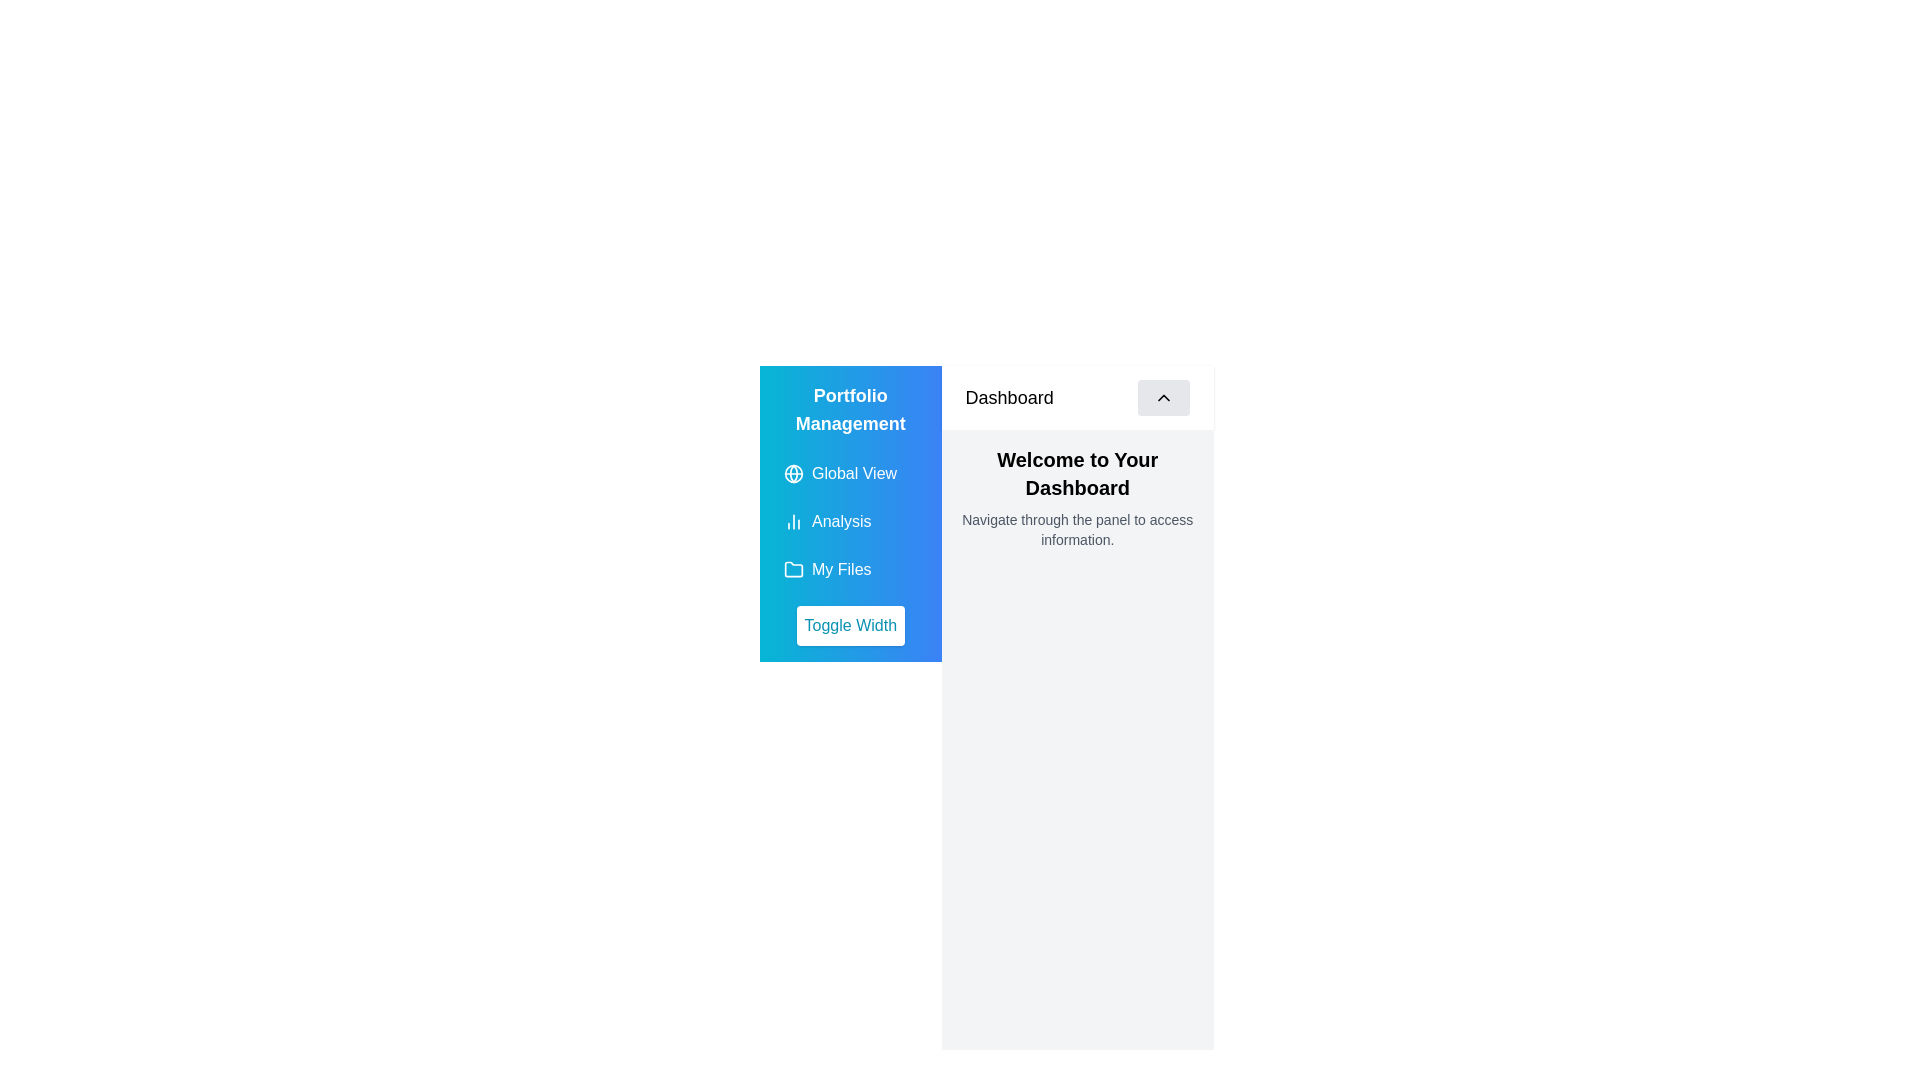 The image size is (1920, 1080). Describe the element at coordinates (1076, 474) in the screenshot. I see `the bold and large static text that reads 'Welcome to Your Dashboard', which is prominently visible at the top of the content section` at that location.